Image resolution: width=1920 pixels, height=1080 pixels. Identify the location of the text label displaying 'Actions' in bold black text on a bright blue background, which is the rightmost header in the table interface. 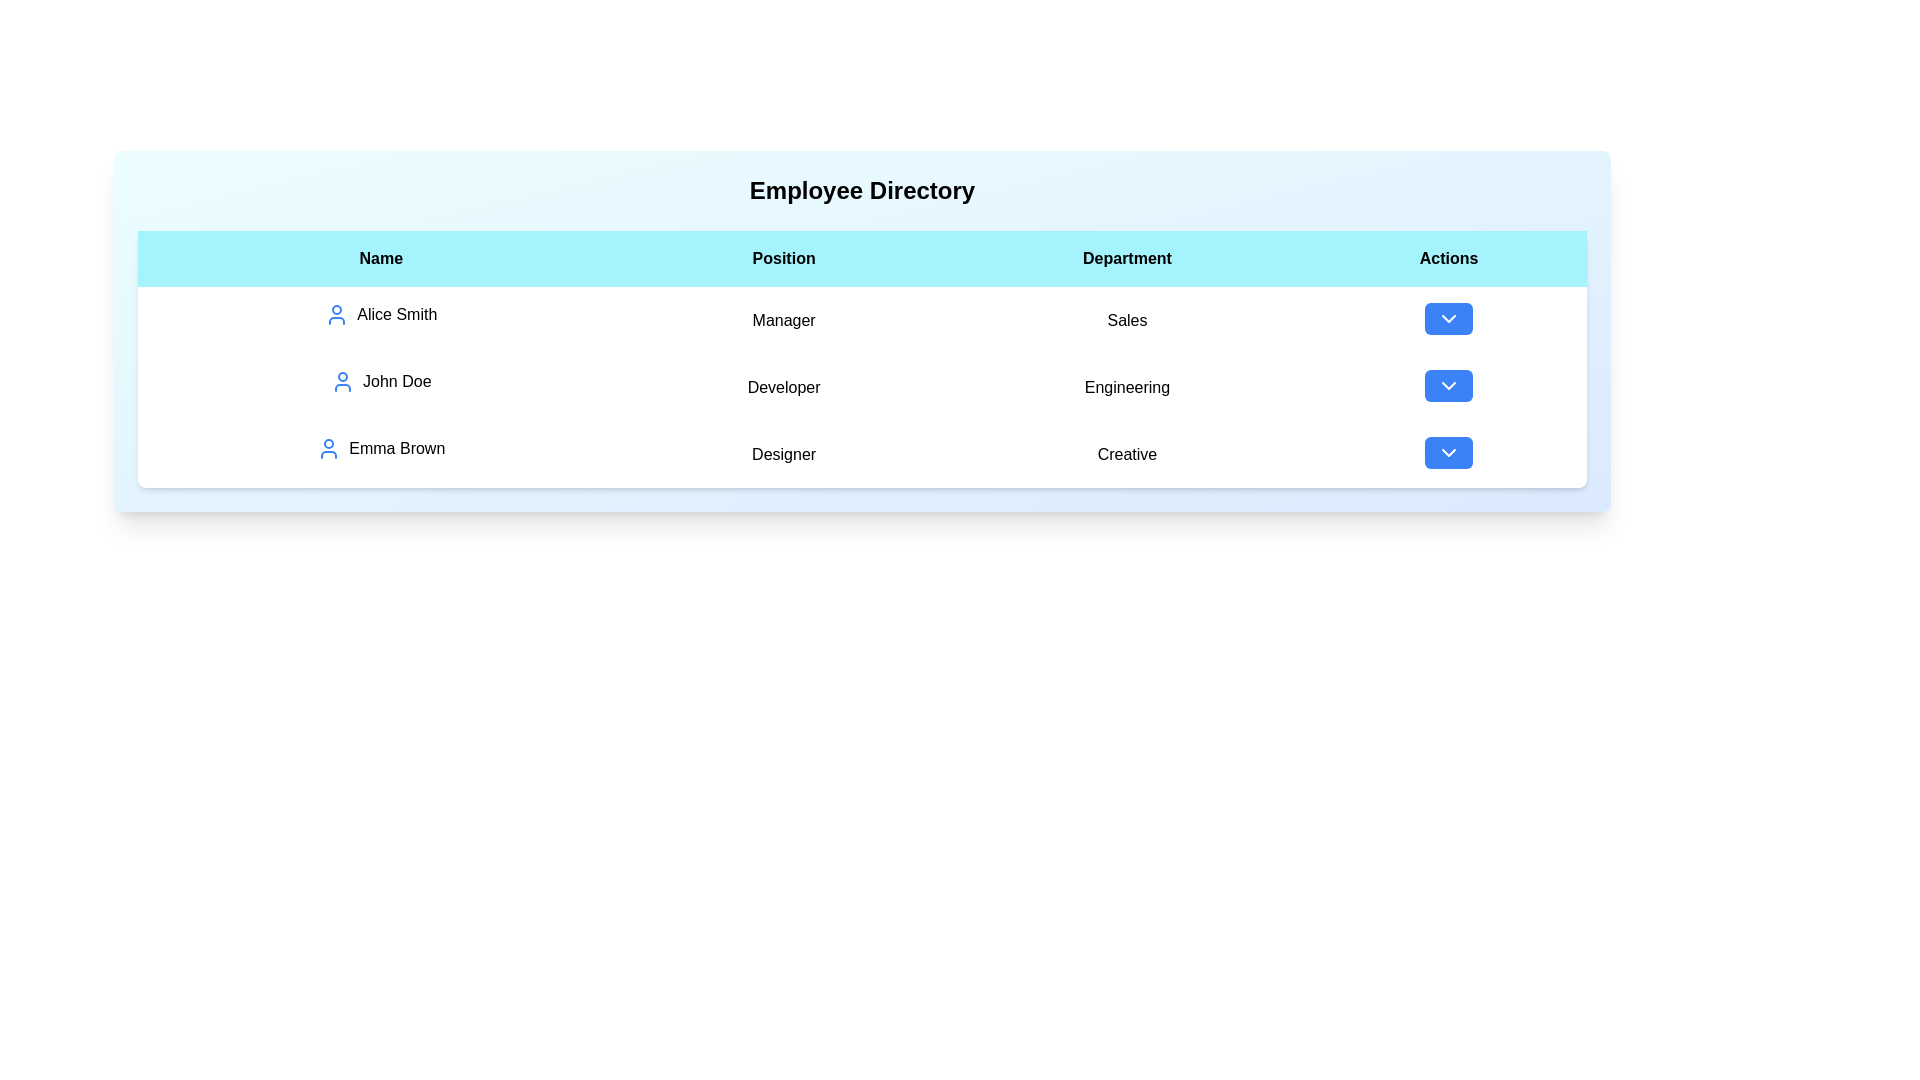
(1449, 257).